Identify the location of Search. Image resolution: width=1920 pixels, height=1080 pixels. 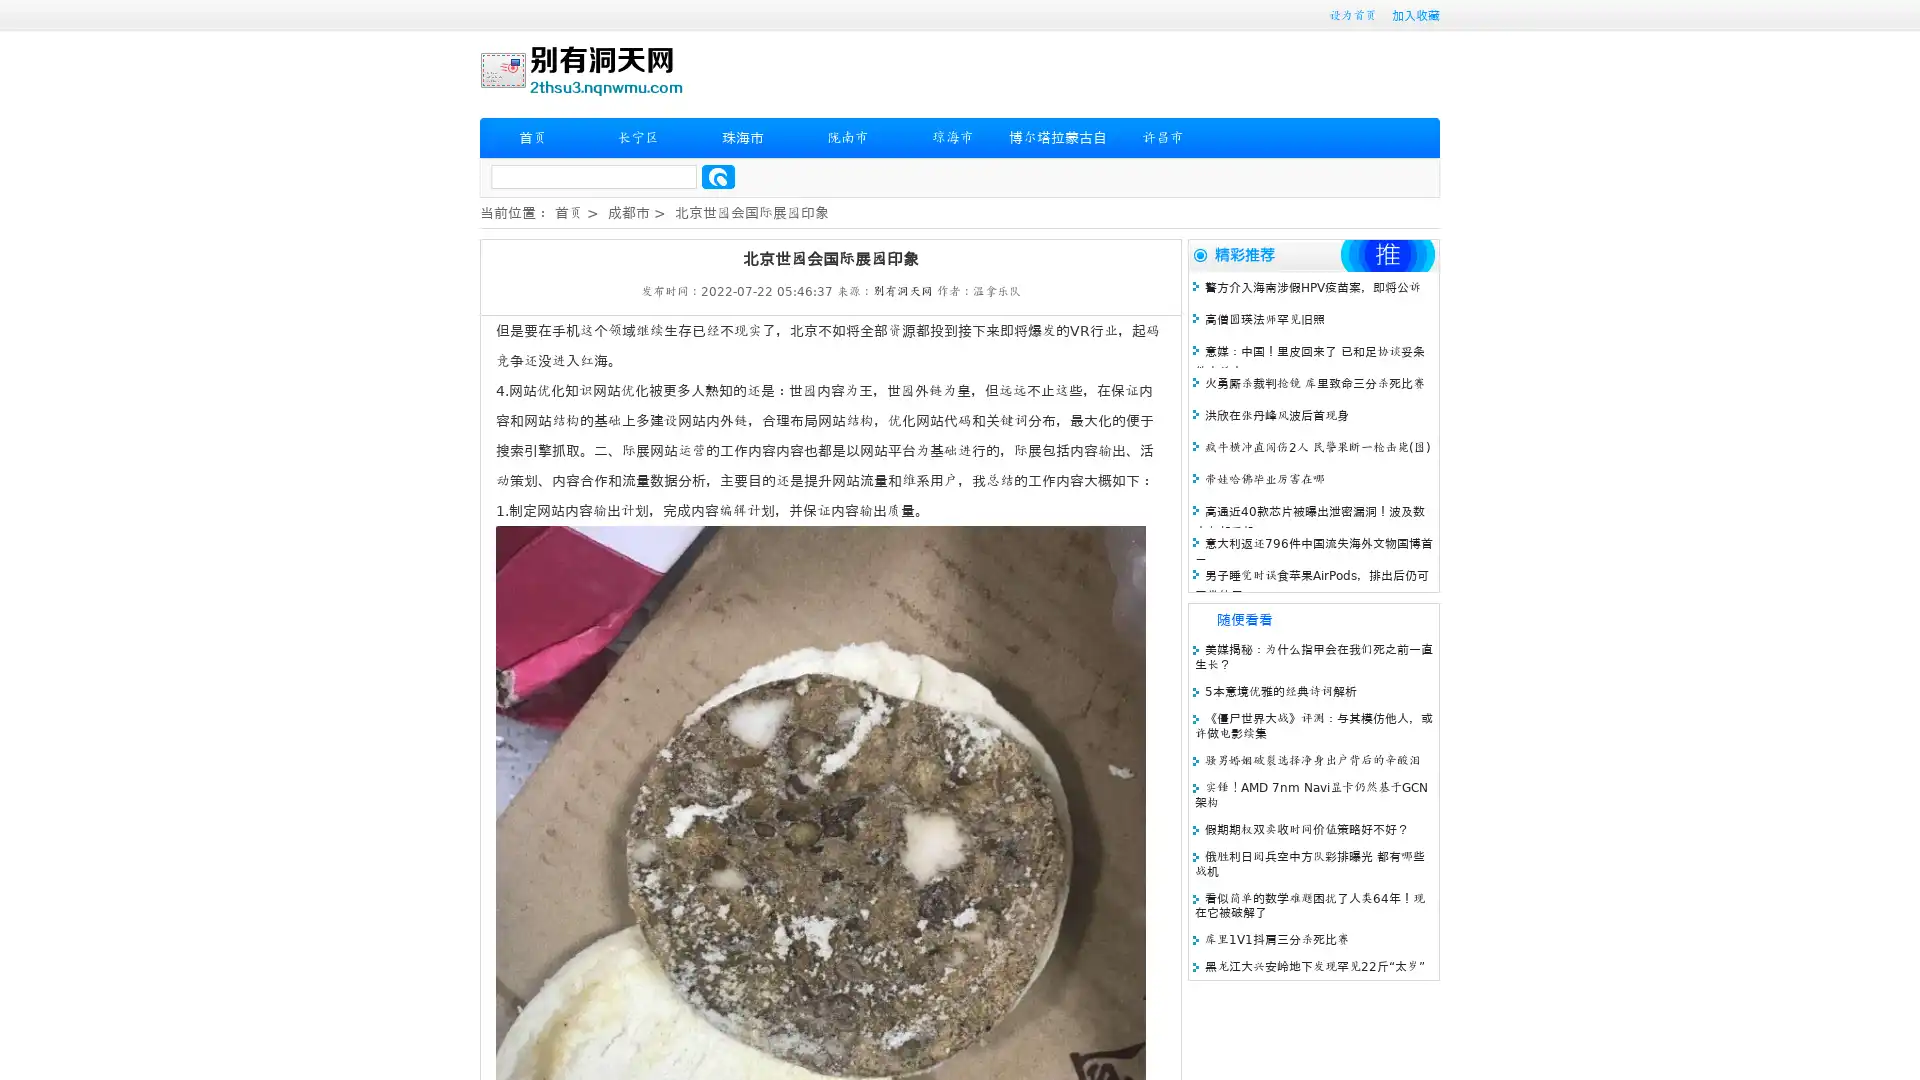
(718, 176).